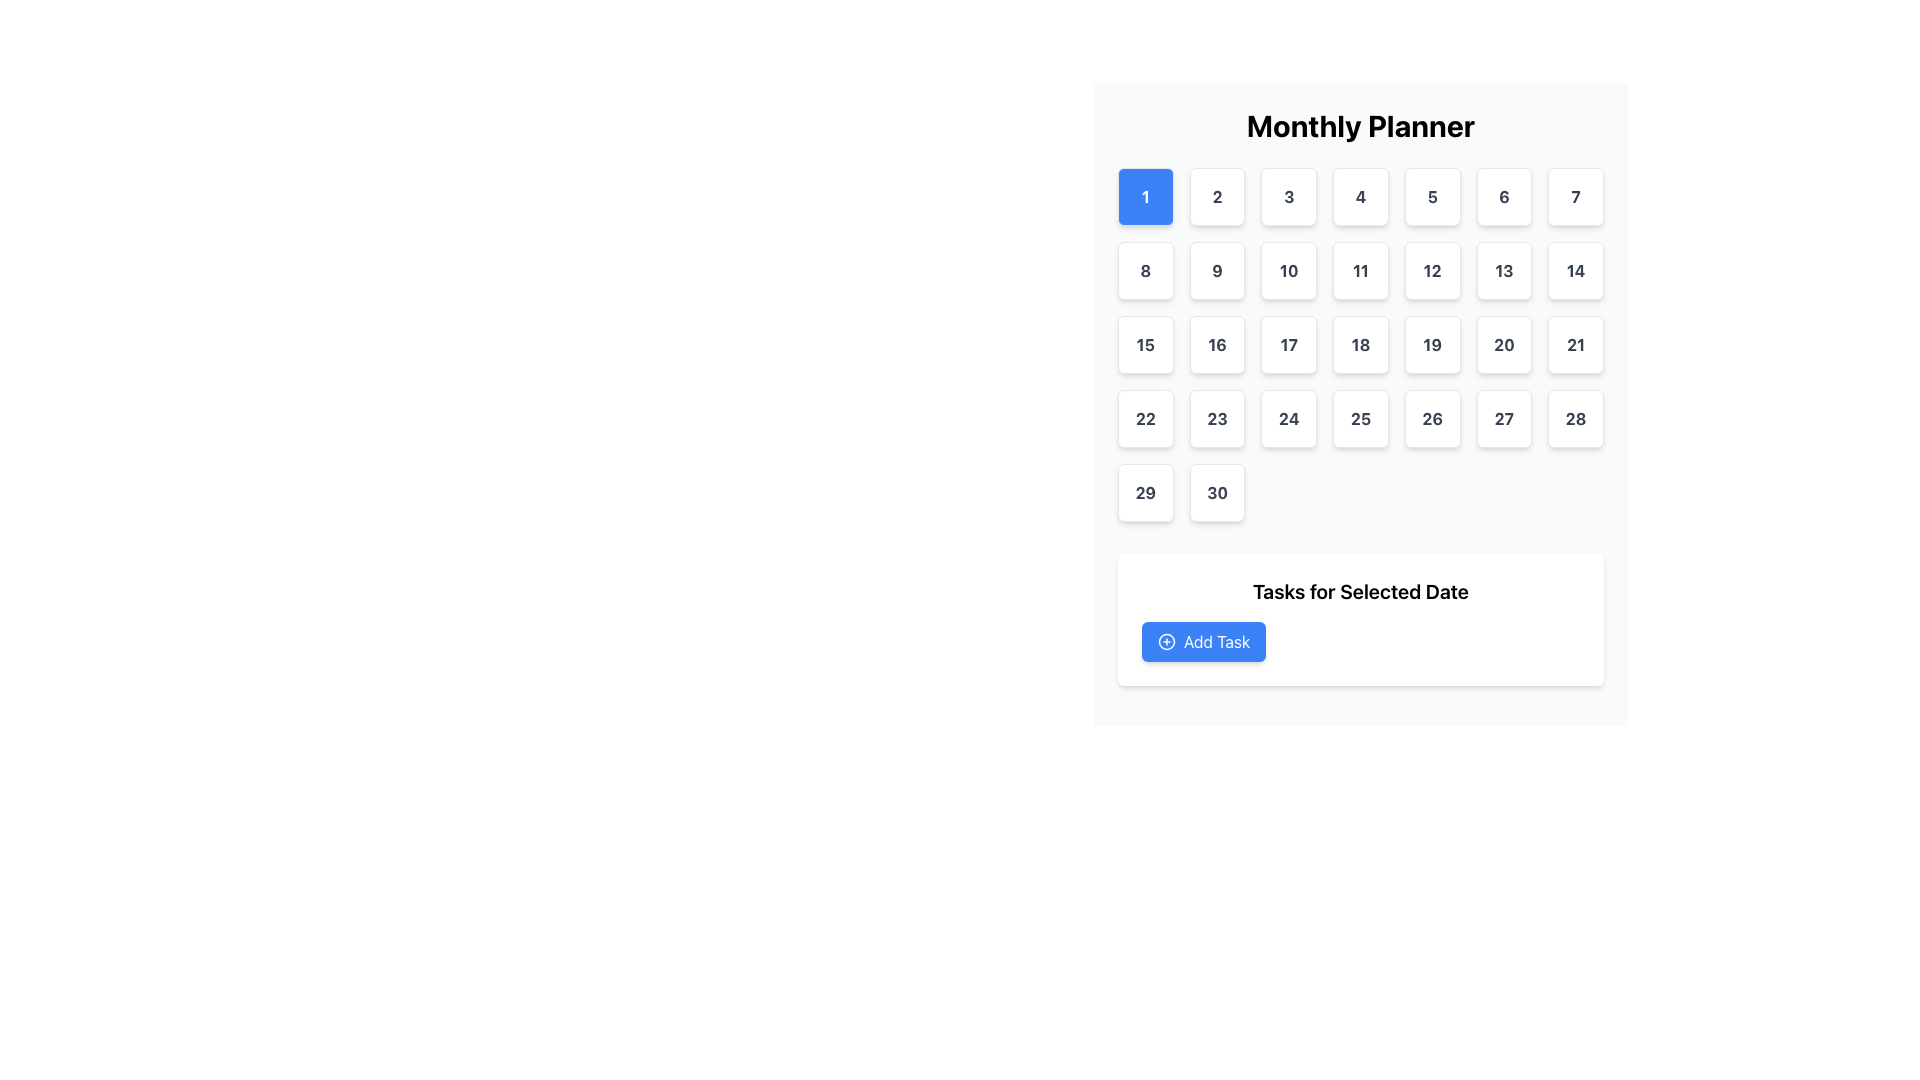  What do you see at coordinates (1575, 270) in the screenshot?
I see `the button representing the date '14' on the calendar to initiate date-related actions` at bounding box center [1575, 270].